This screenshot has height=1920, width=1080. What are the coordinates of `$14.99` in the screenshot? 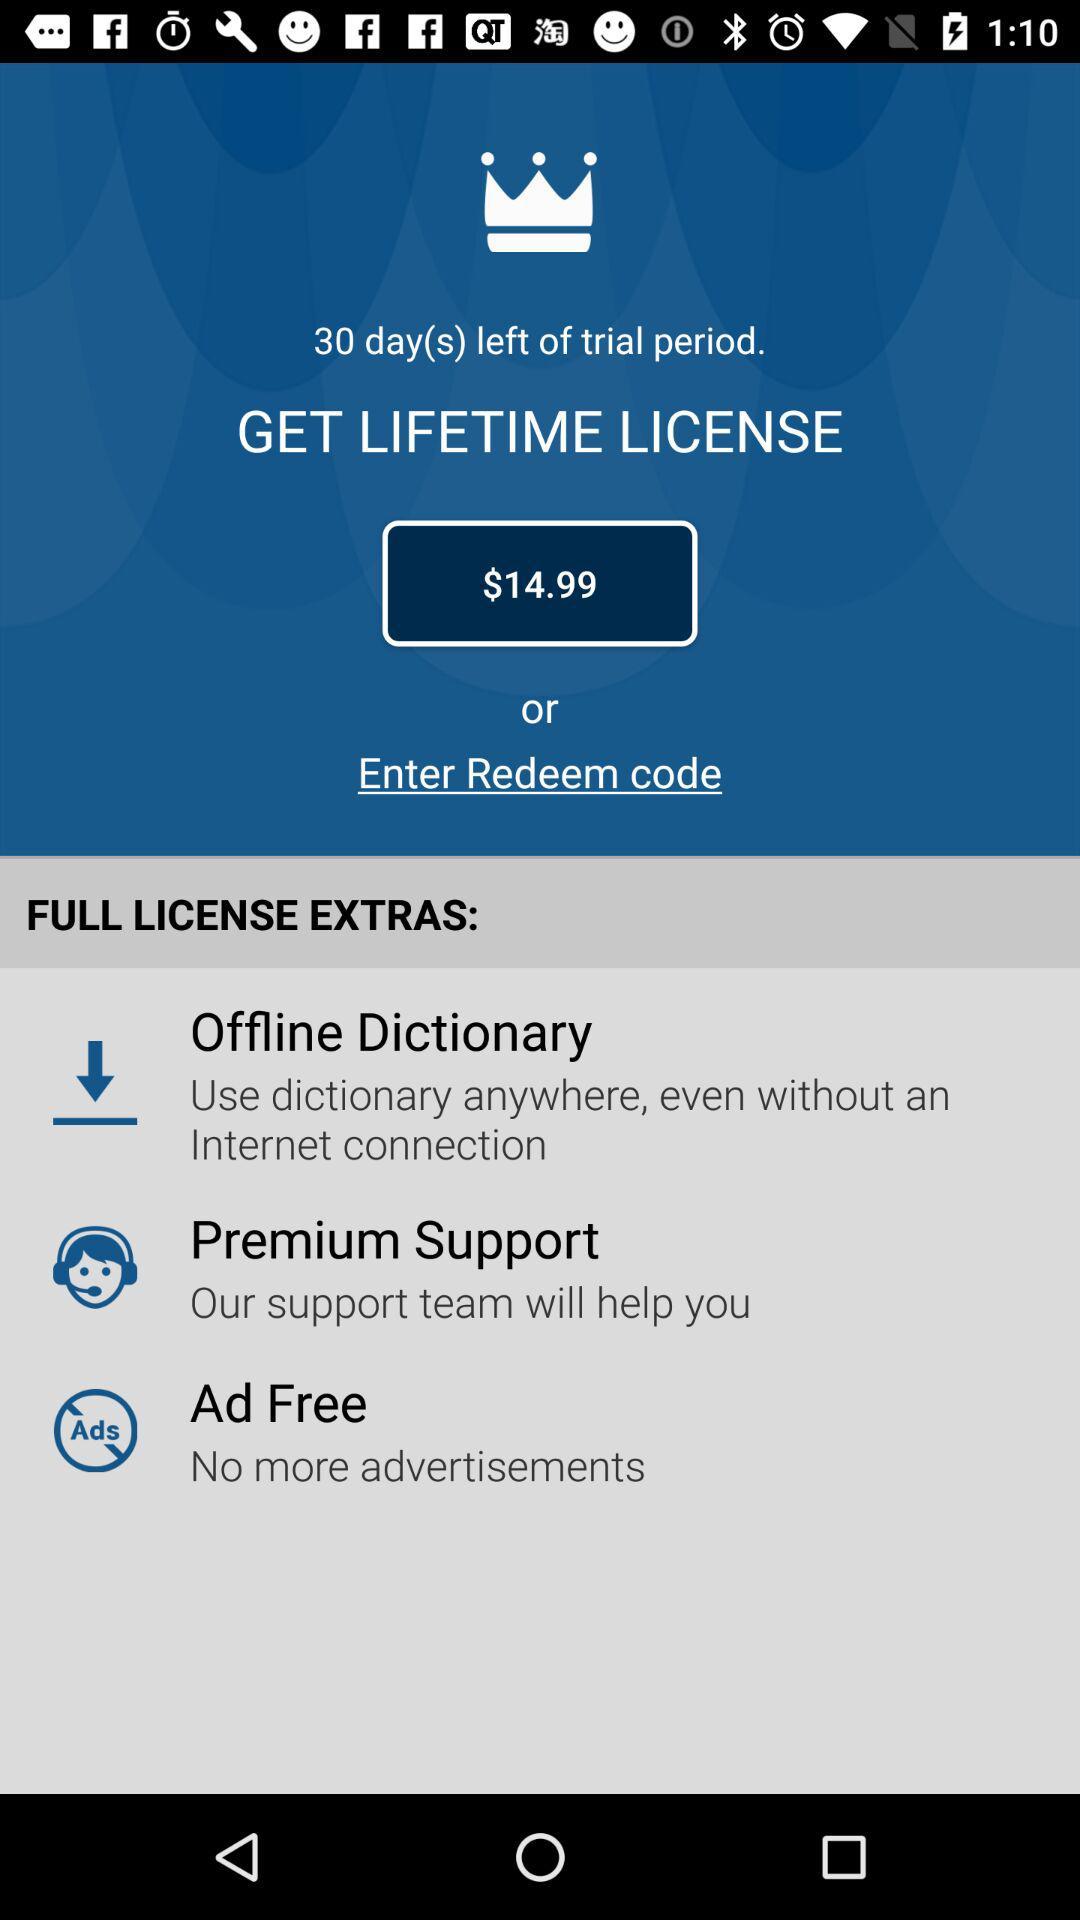 It's located at (540, 582).